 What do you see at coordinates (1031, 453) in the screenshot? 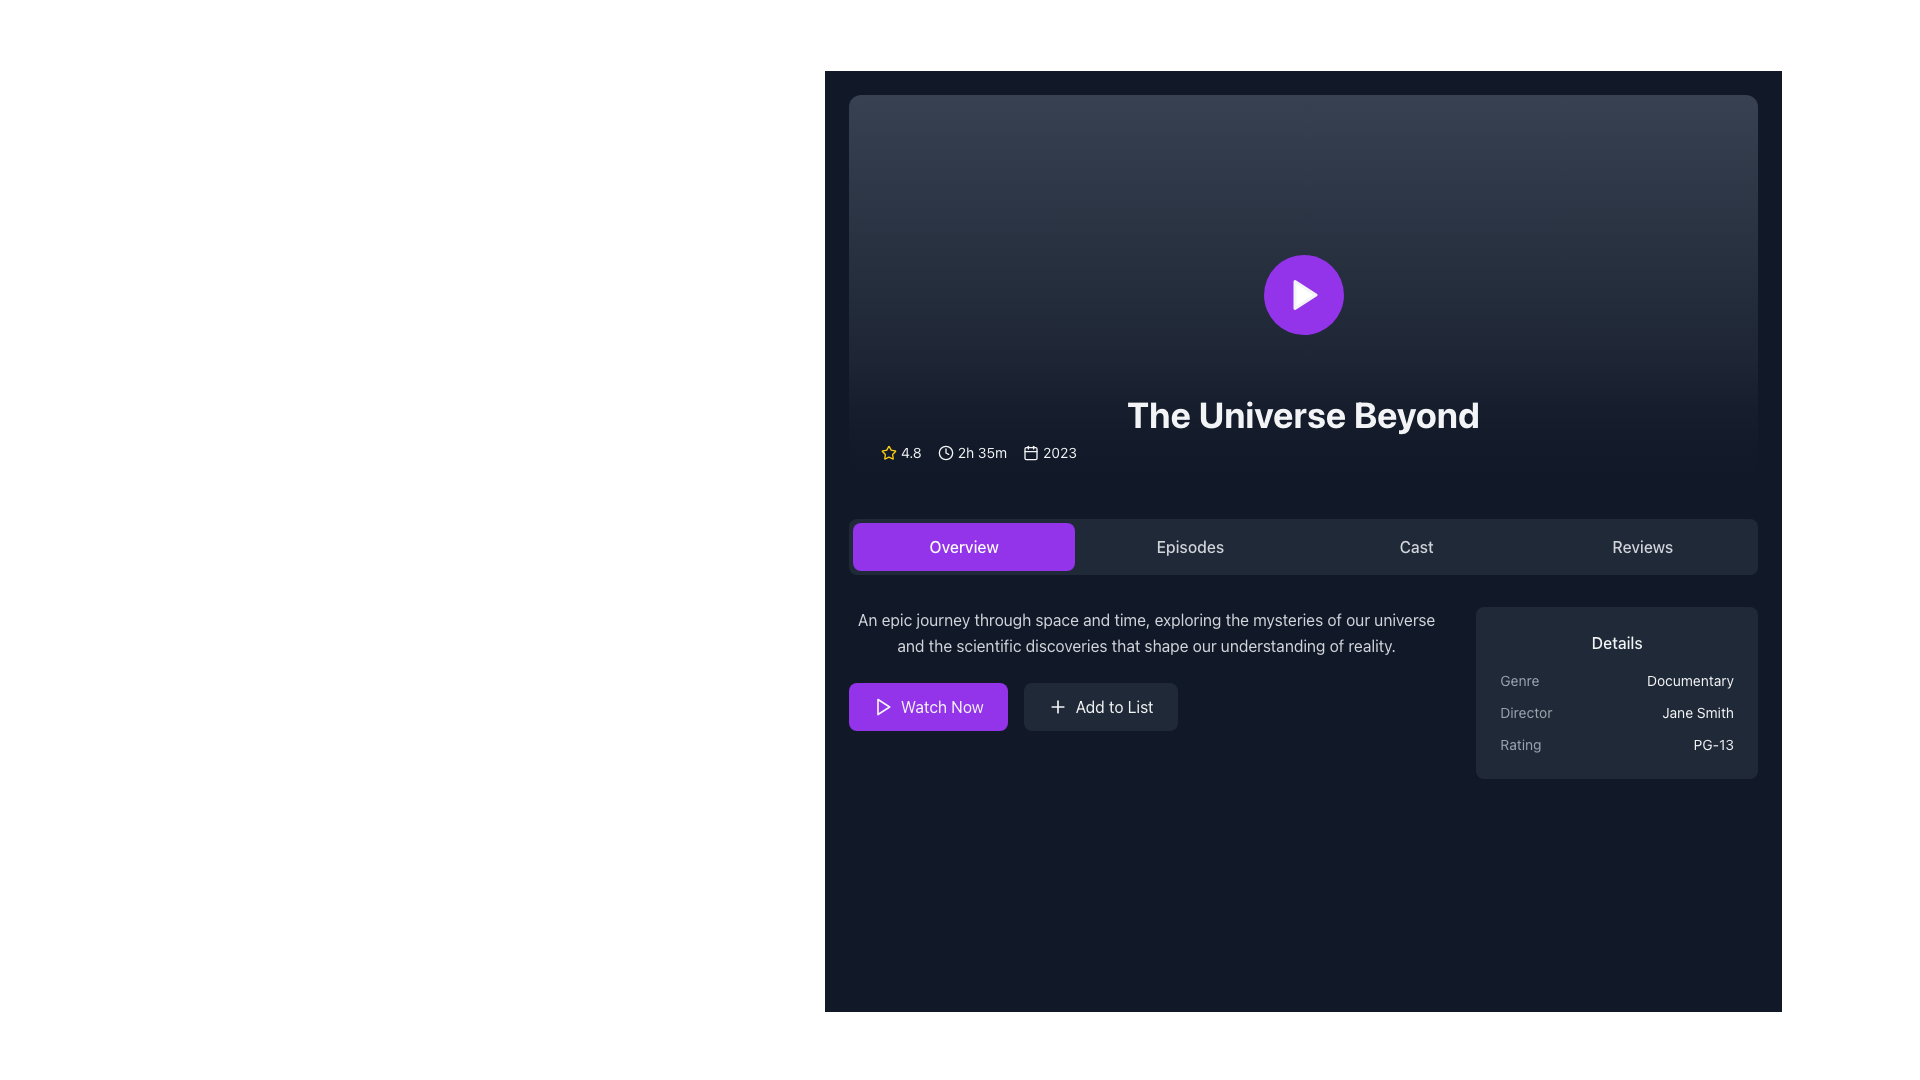
I see `the small rectangle icon with rounded corners that is part of the calendar icon located at the top-right section of the interface` at bounding box center [1031, 453].